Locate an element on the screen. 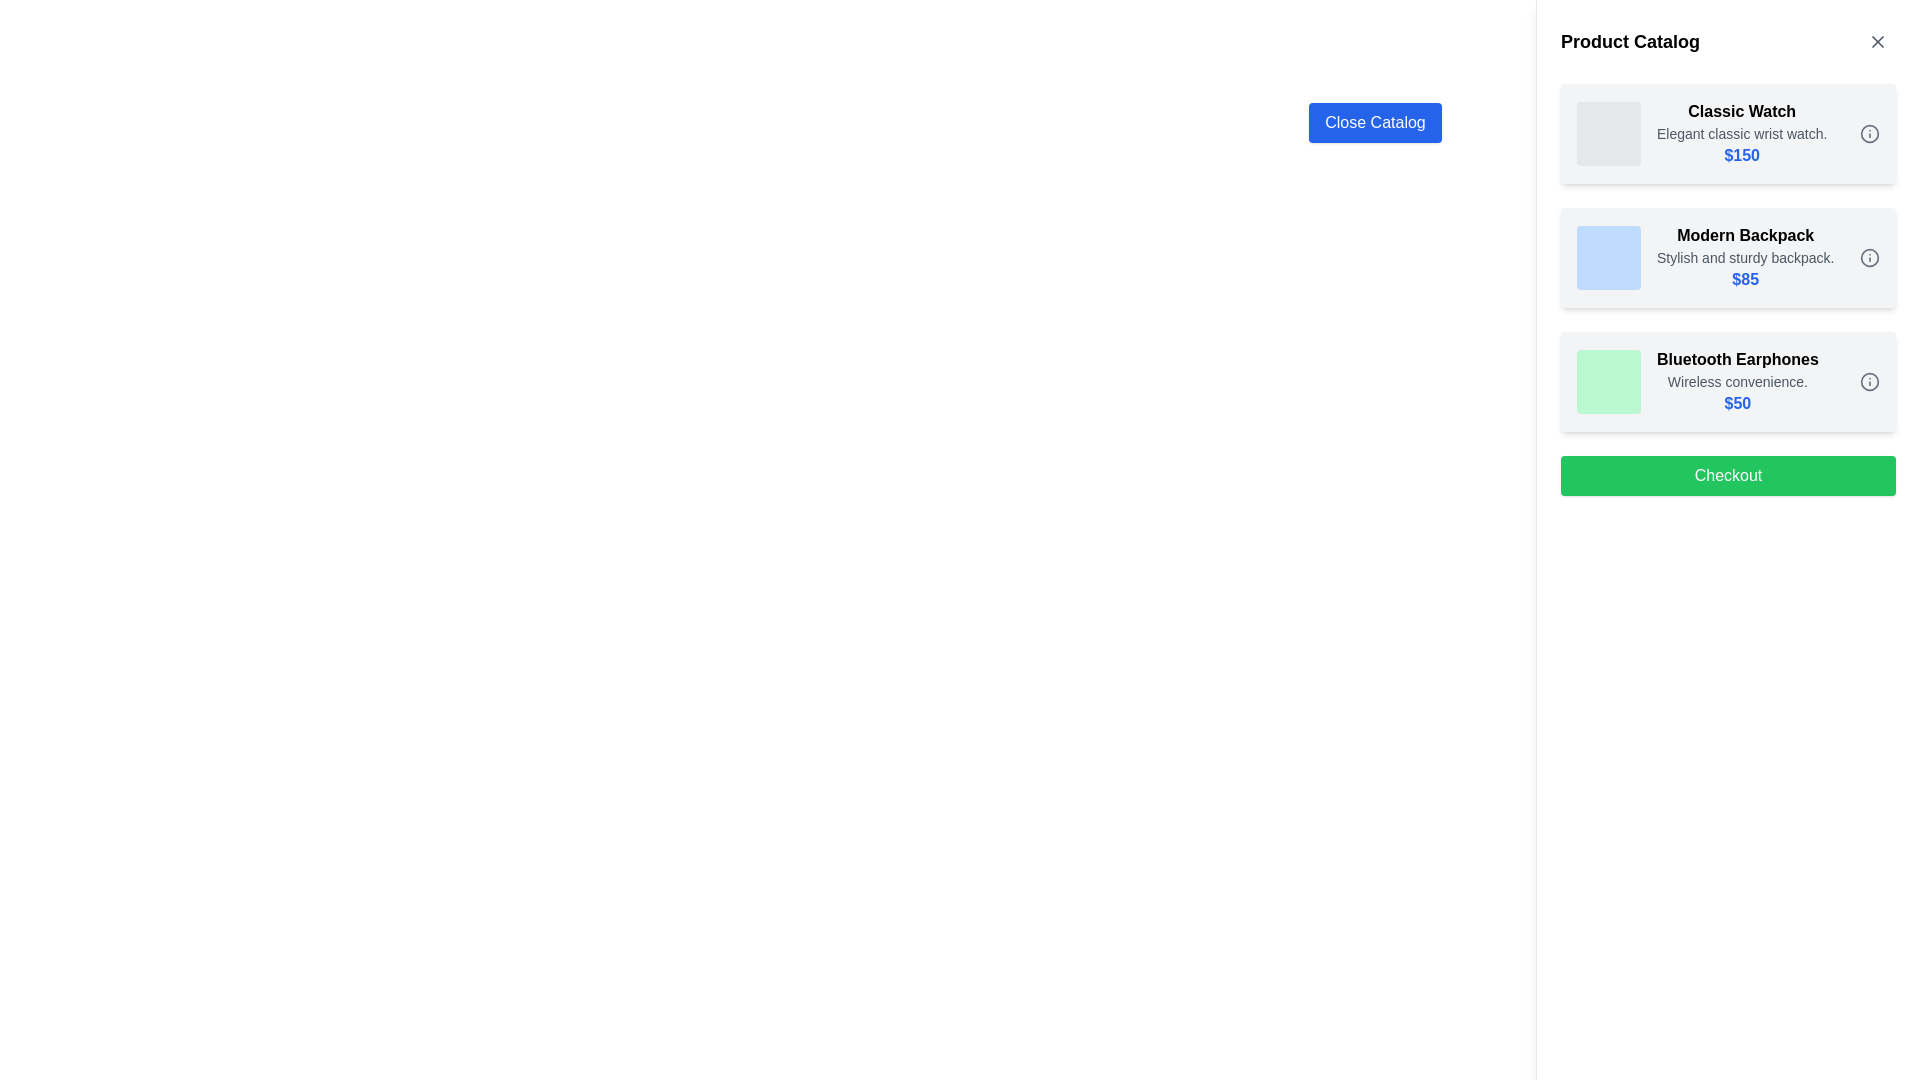 The height and width of the screenshot is (1080, 1920). the info icon on the third product card for 'Bluetooth Earphones' in the 'Product Catalog' section is located at coordinates (1727, 381).